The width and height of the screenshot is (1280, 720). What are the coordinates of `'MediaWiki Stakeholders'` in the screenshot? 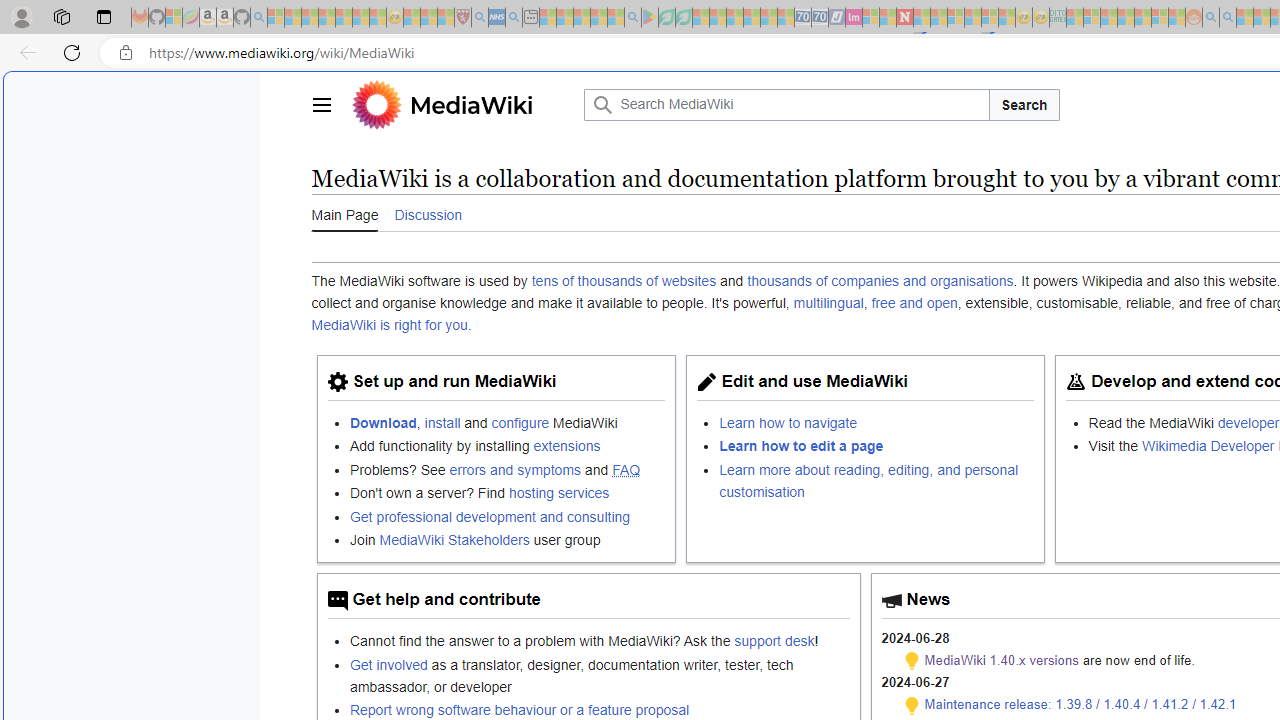 It's located at (453, 538).